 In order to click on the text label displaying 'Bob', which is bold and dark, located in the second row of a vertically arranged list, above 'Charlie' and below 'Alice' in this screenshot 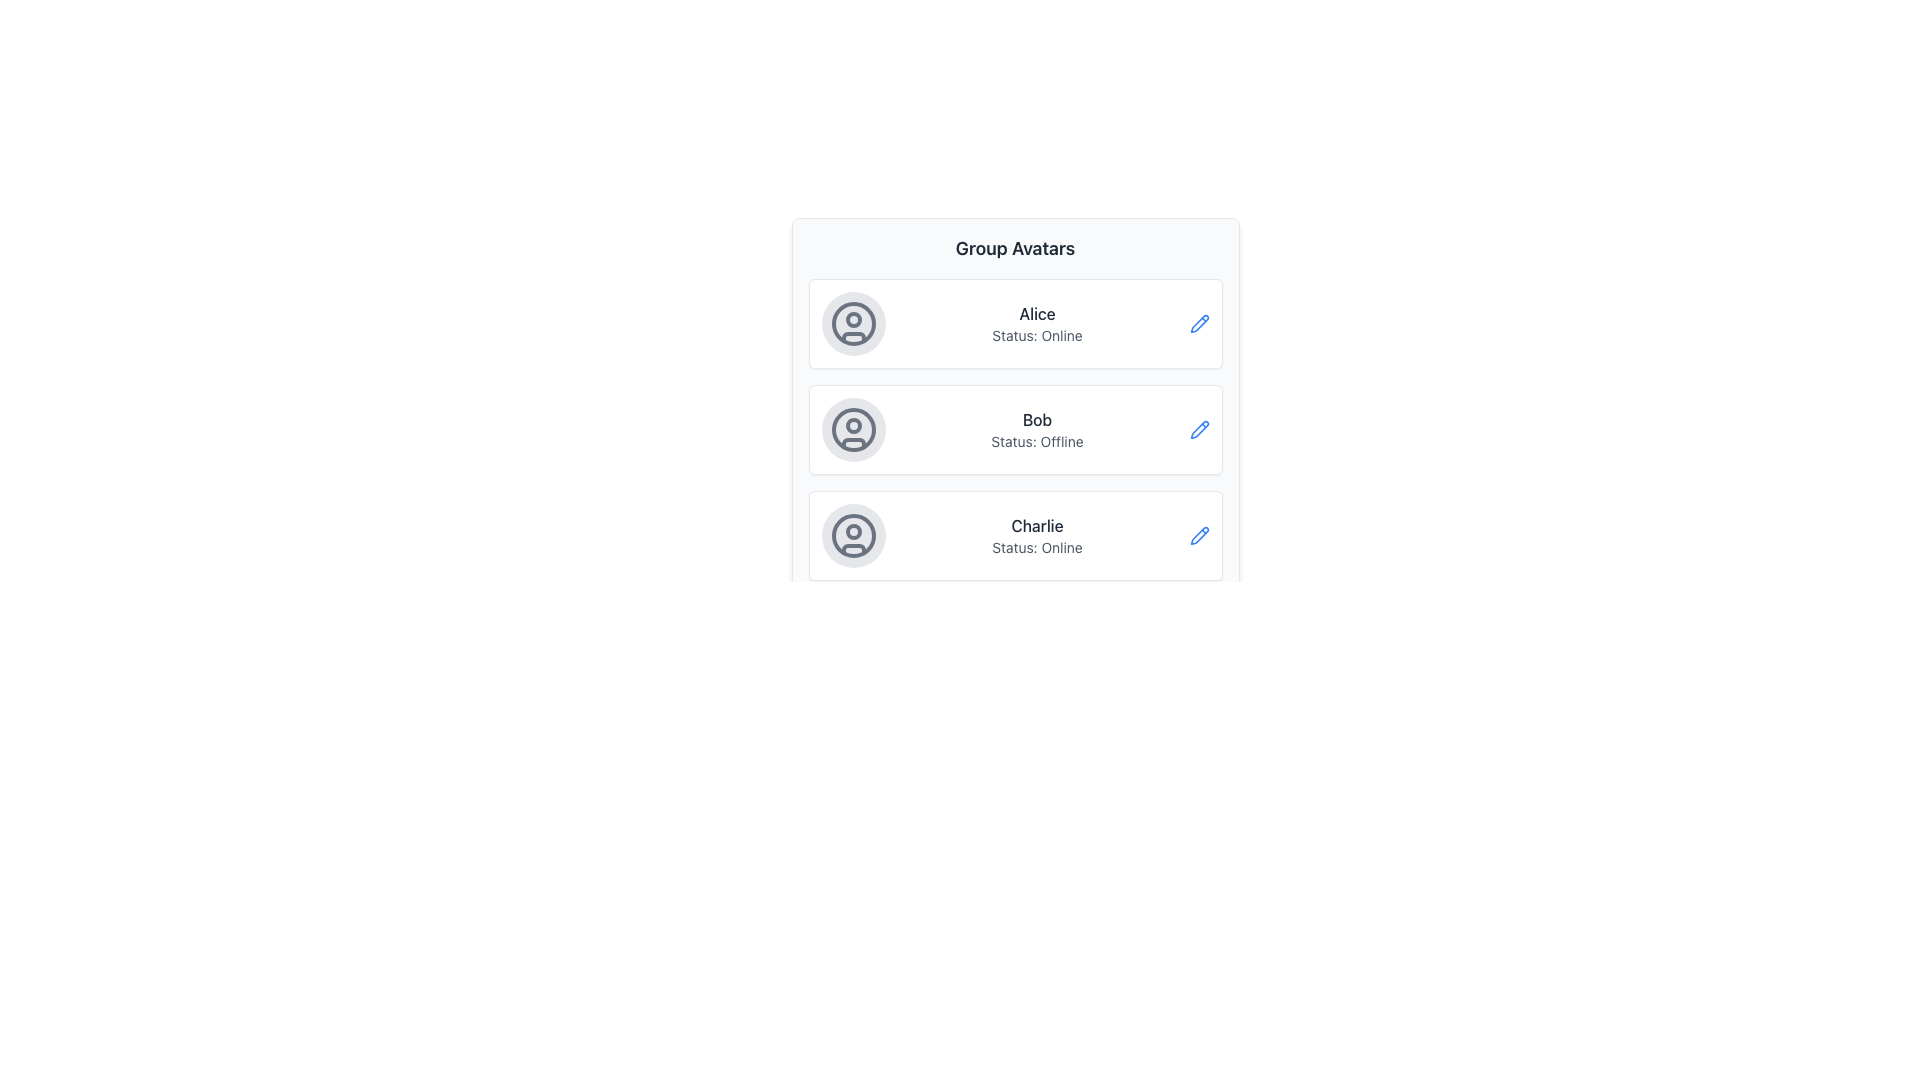, I will do `click(1037, 419)`.